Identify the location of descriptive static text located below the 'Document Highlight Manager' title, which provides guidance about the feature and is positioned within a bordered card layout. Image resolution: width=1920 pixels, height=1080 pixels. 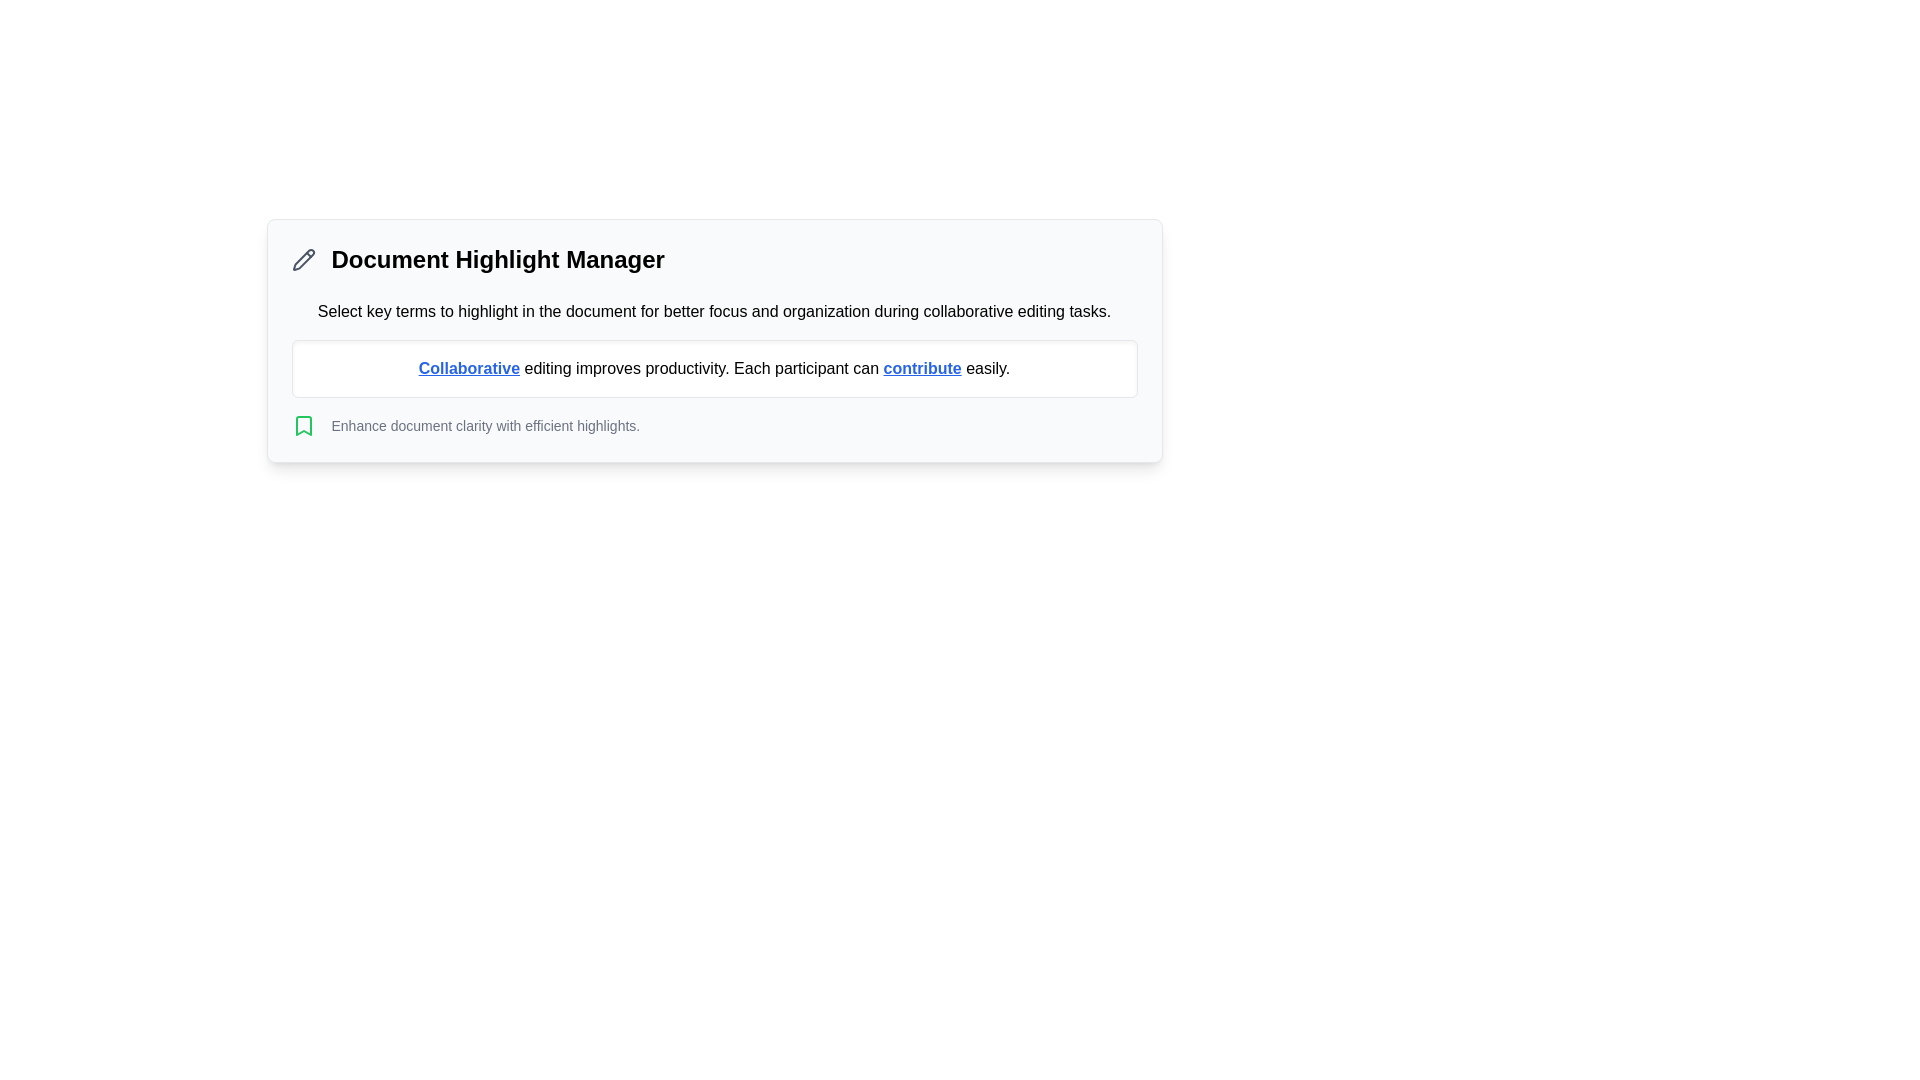
(714, 312).